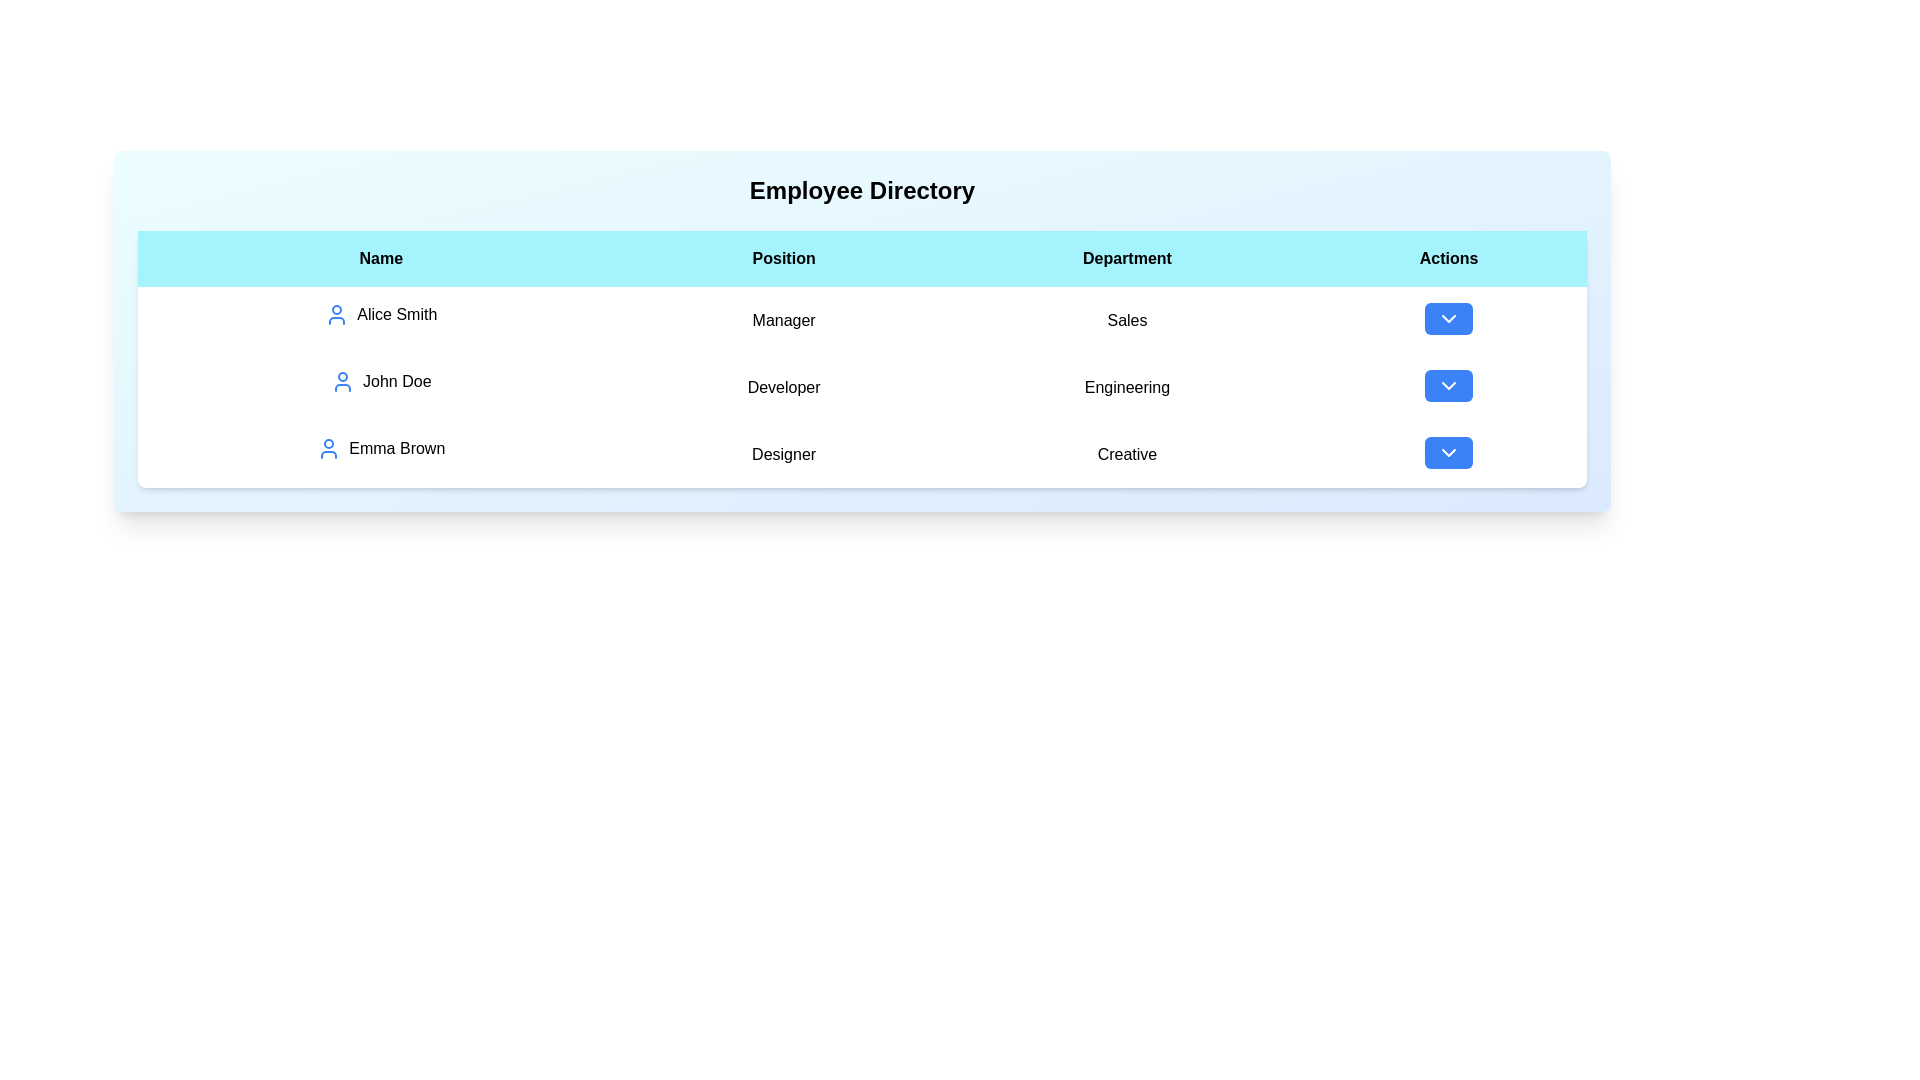 The image size is (1920, 1080). What do you see at coordinates (381, 315) in the screenshot?
I see `the text label displaying 'Alice Smith', which is styled with a medium font weight and aligned left in the first row under the 'Name' column of the table` at bounding box center [381, 315].